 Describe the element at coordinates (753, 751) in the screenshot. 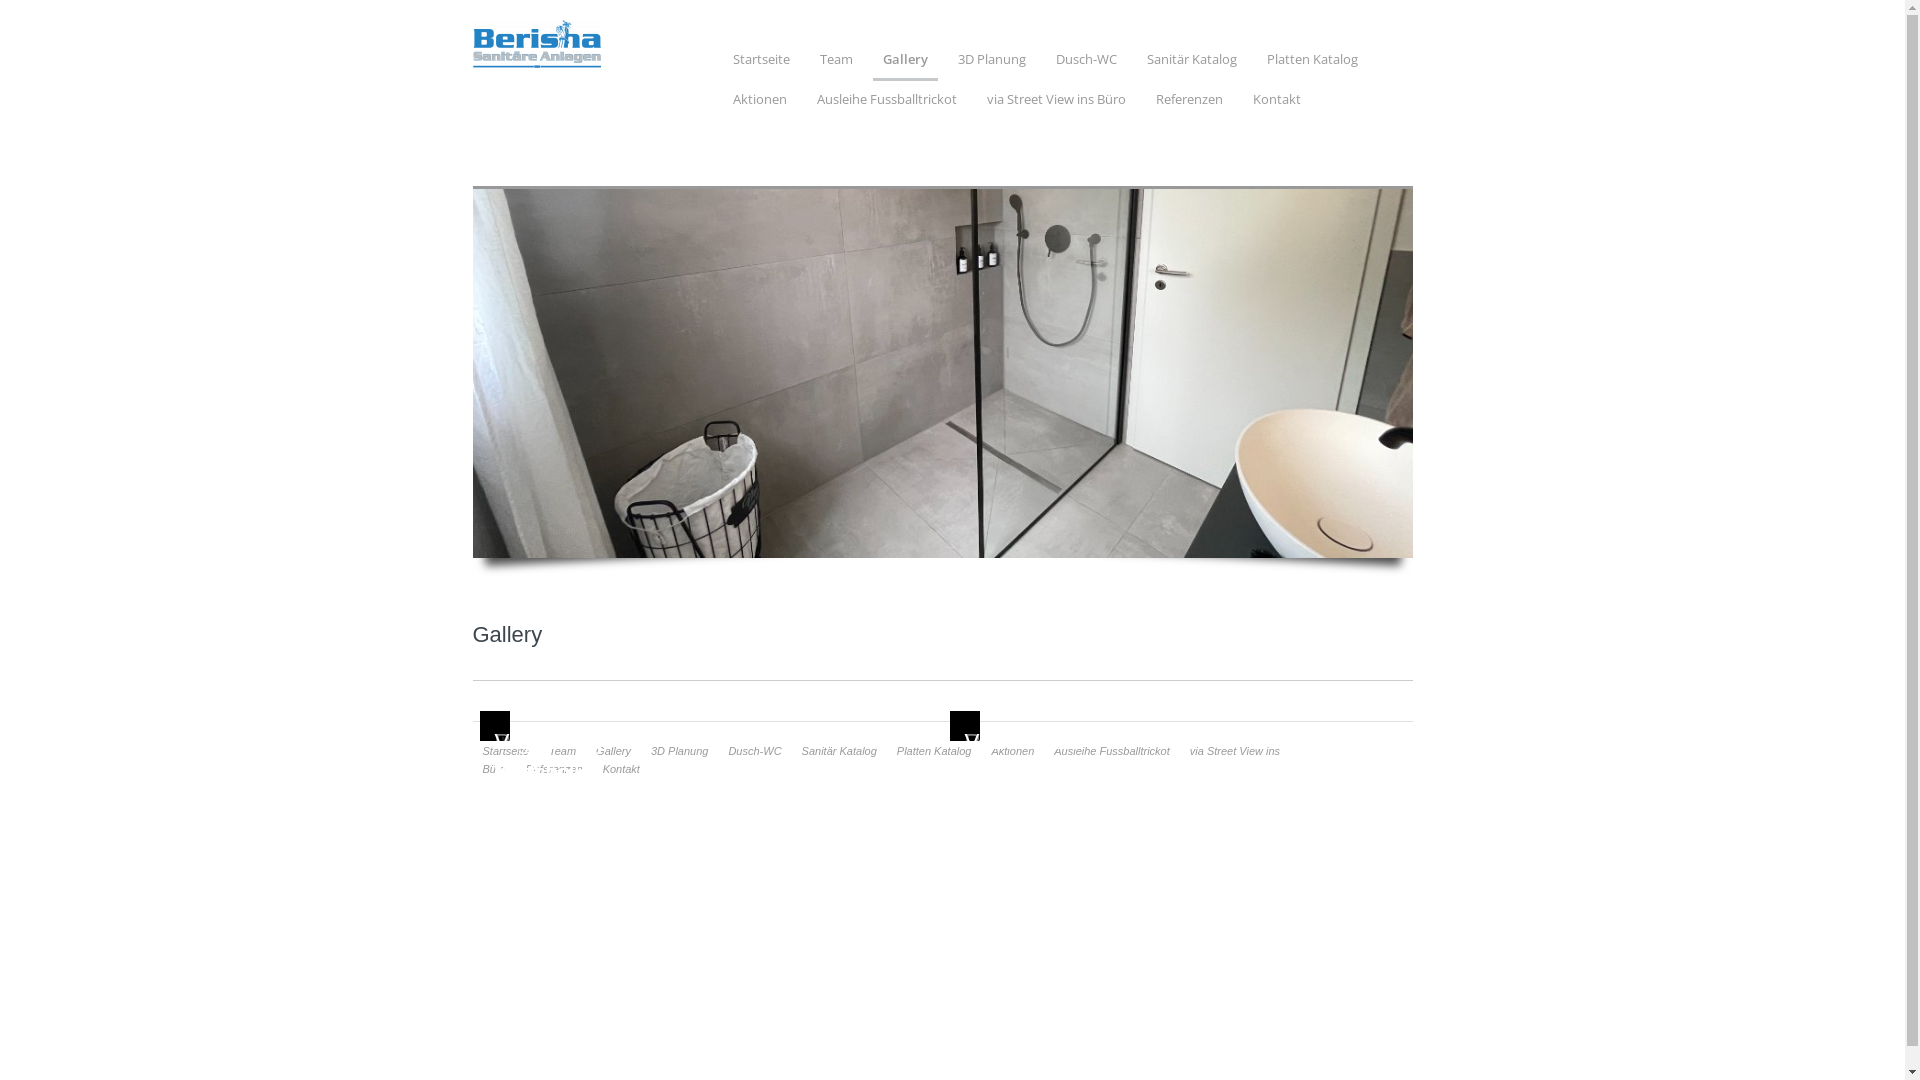

I see `'Dusch-WC'` at that location.